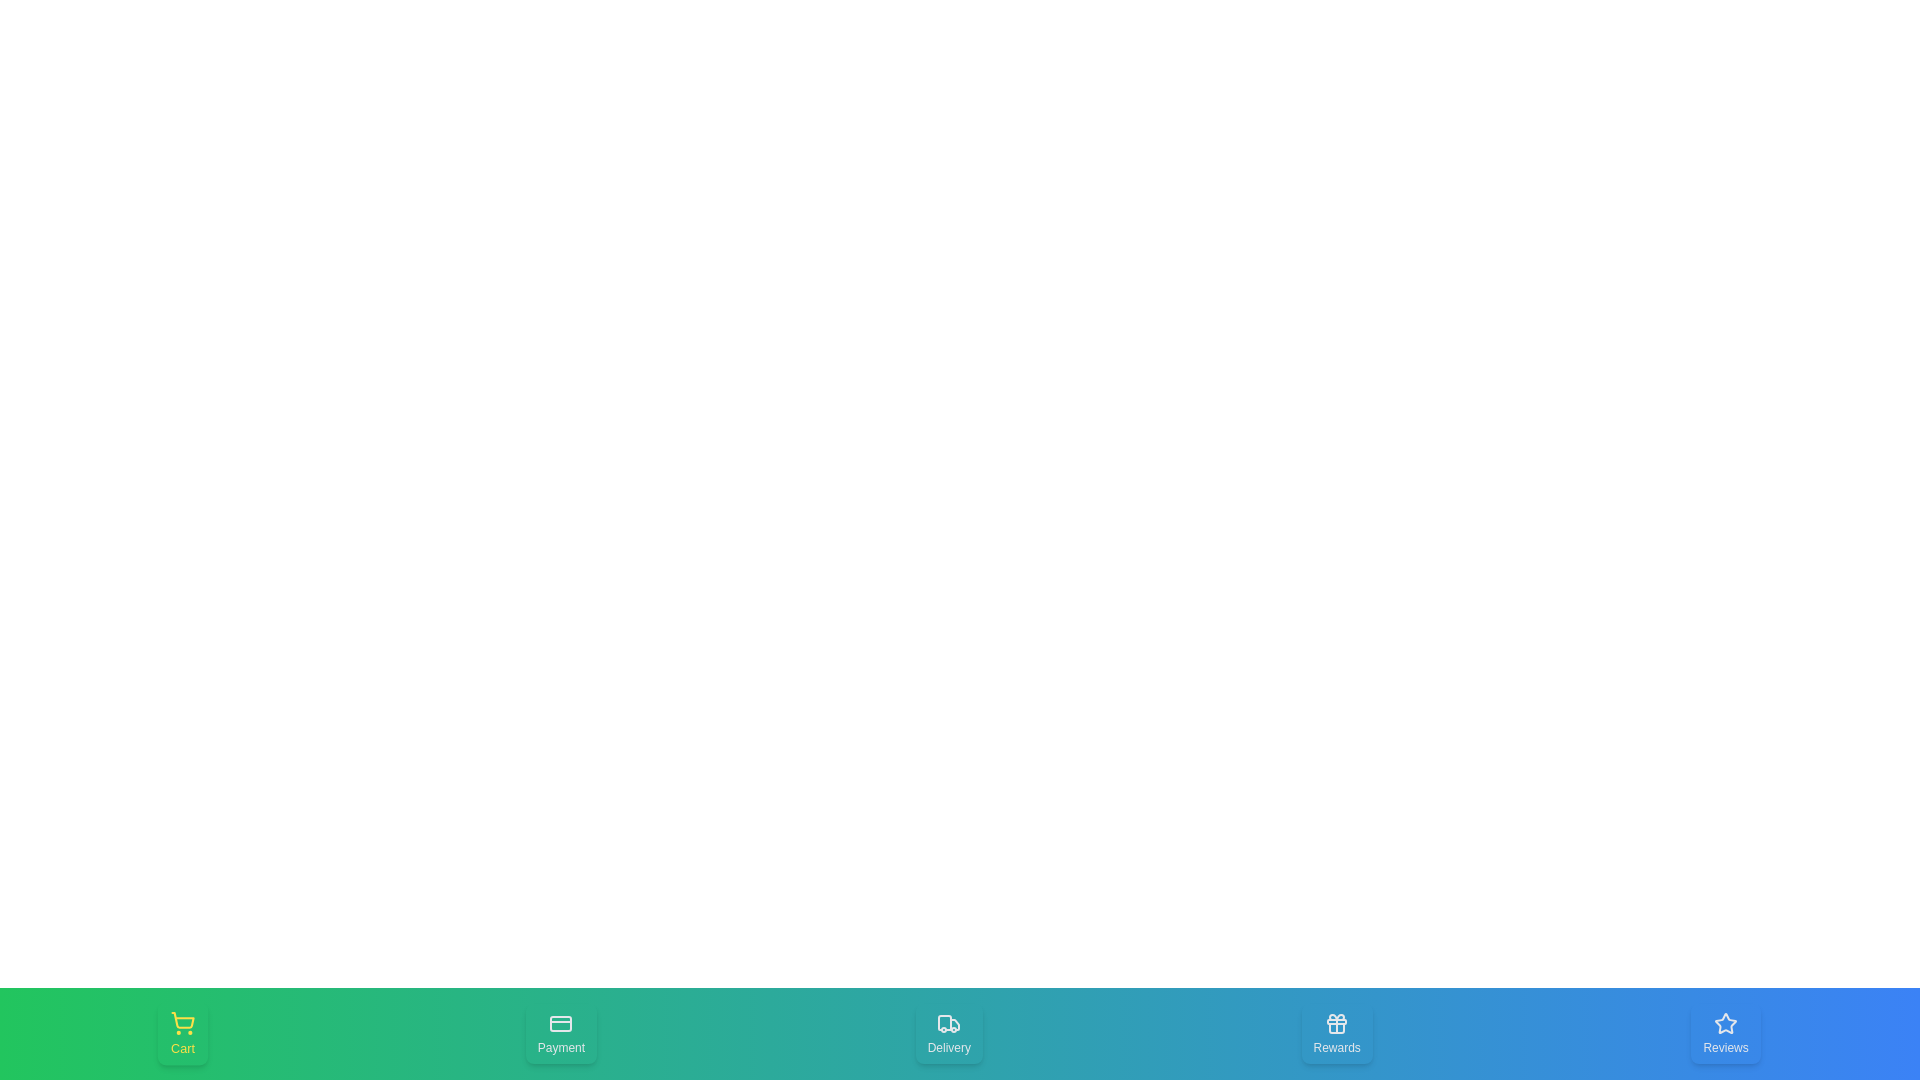 The image size is (1920, 1080). What do you see at coordinates (1337, 1033) in the screenshot?
I see `the Rewards tab in the bottom navigation bar` at bounding box center [1337, 1033].